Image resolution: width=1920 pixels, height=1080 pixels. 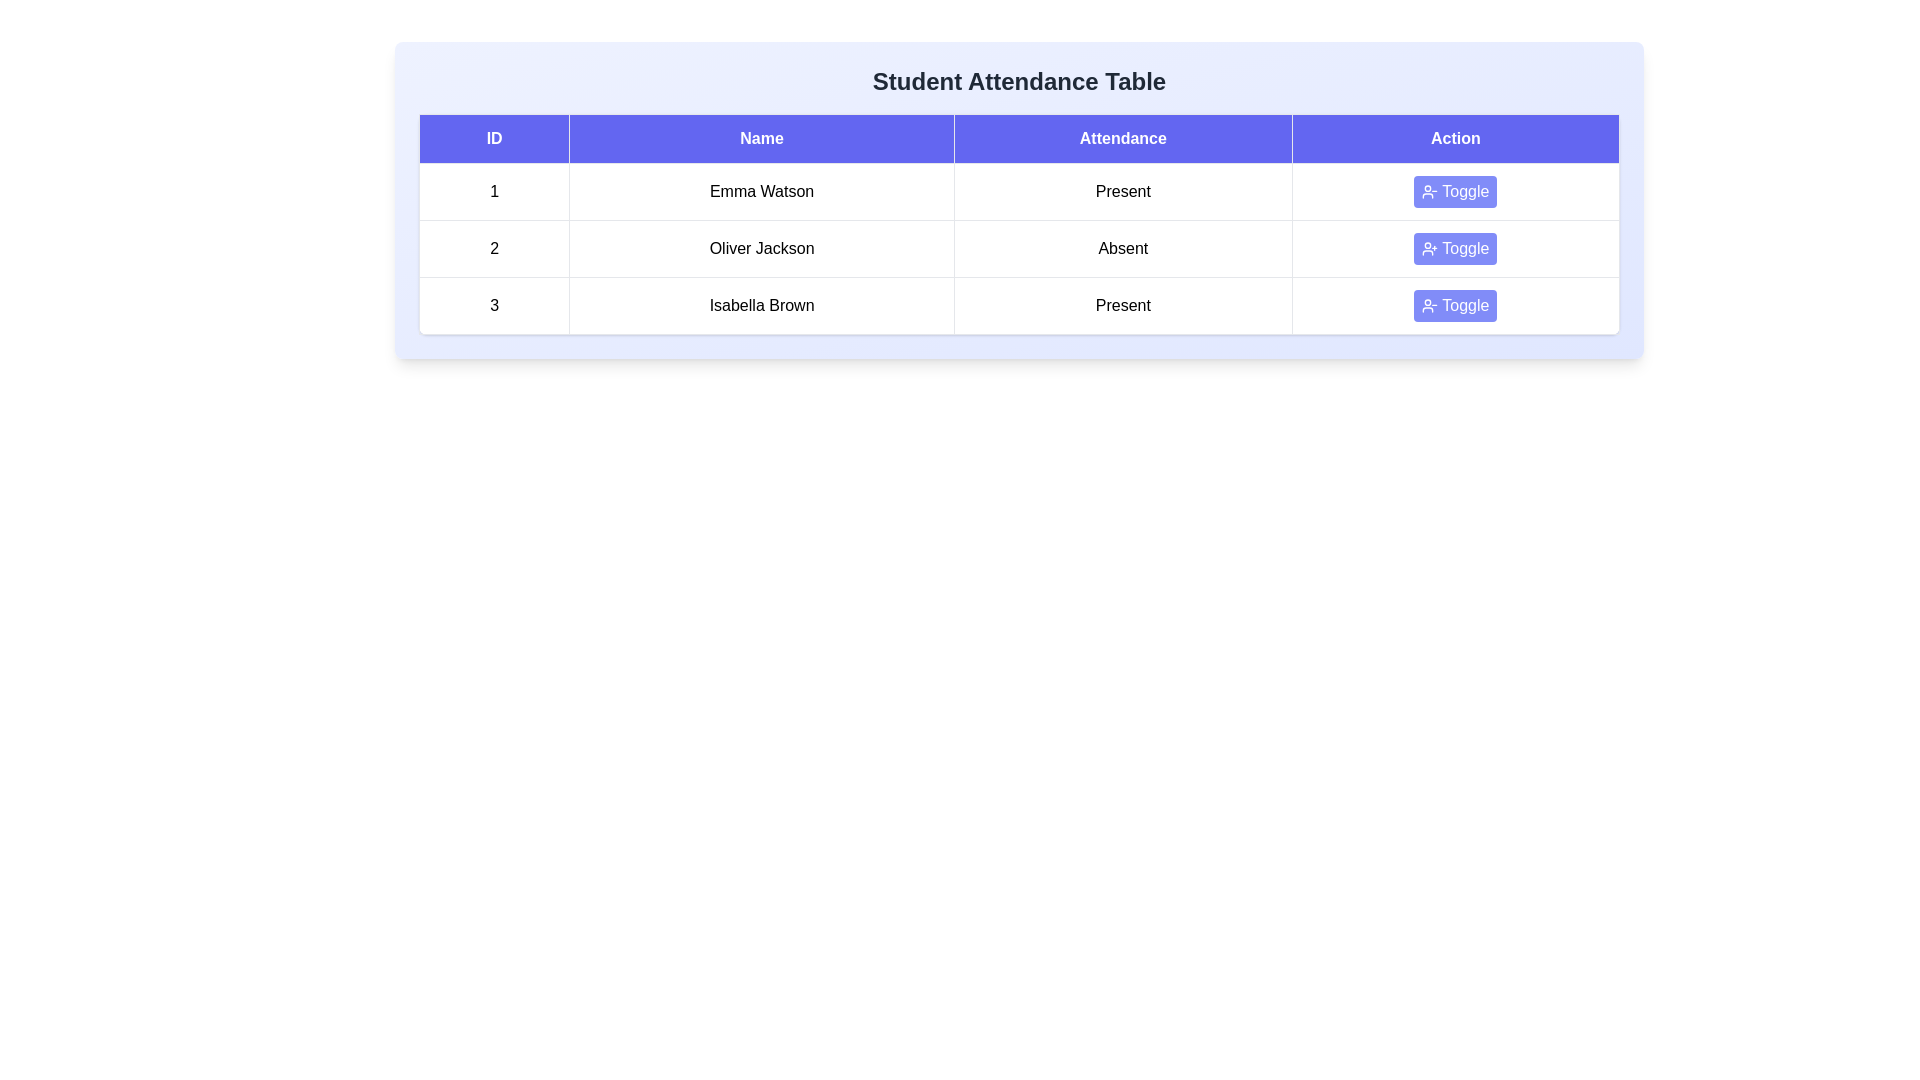 I want to click on the button in the 'Action' column of the 'Student Attendance Table' corresponding to 'Emma Watson' for additional information or effects, so click(x=1455, y=192).